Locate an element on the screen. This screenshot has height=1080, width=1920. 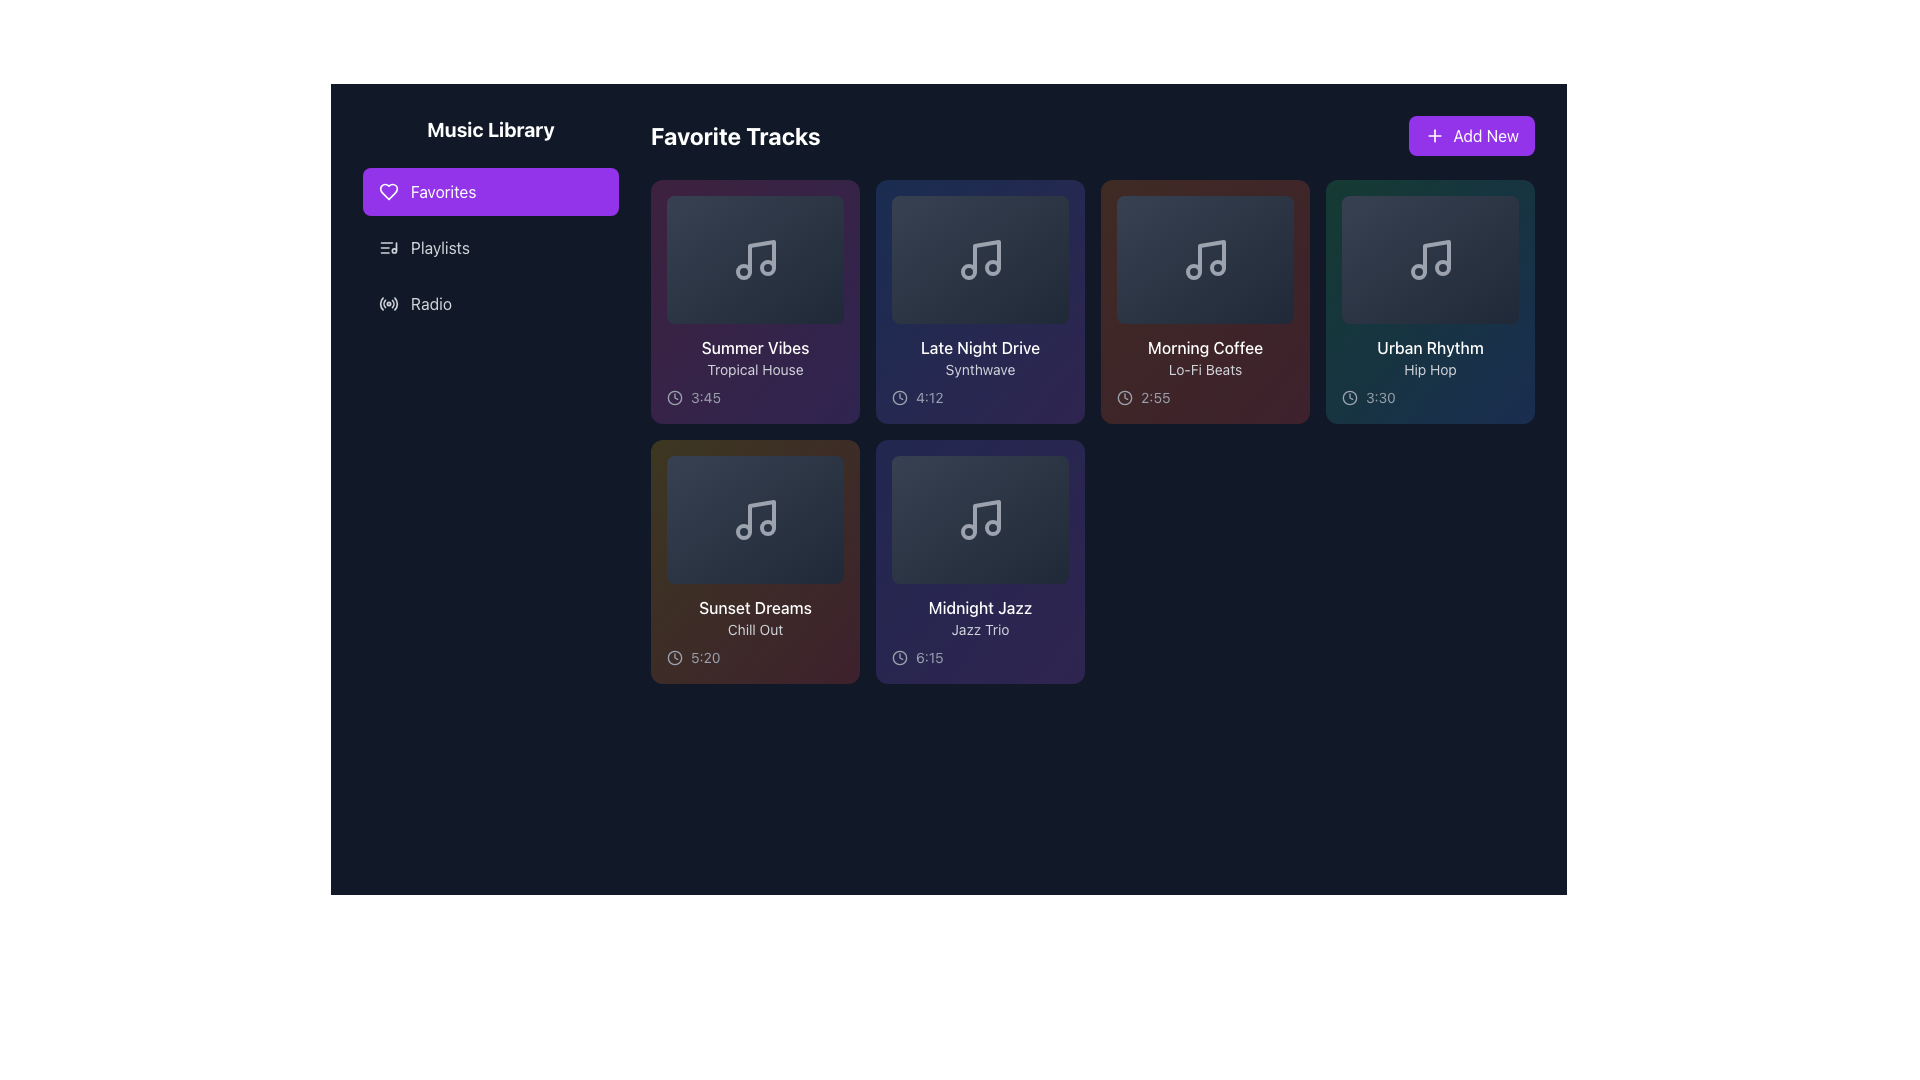
the 'Playlists' icon in the navigation panel is located at coordinates (388, 246).